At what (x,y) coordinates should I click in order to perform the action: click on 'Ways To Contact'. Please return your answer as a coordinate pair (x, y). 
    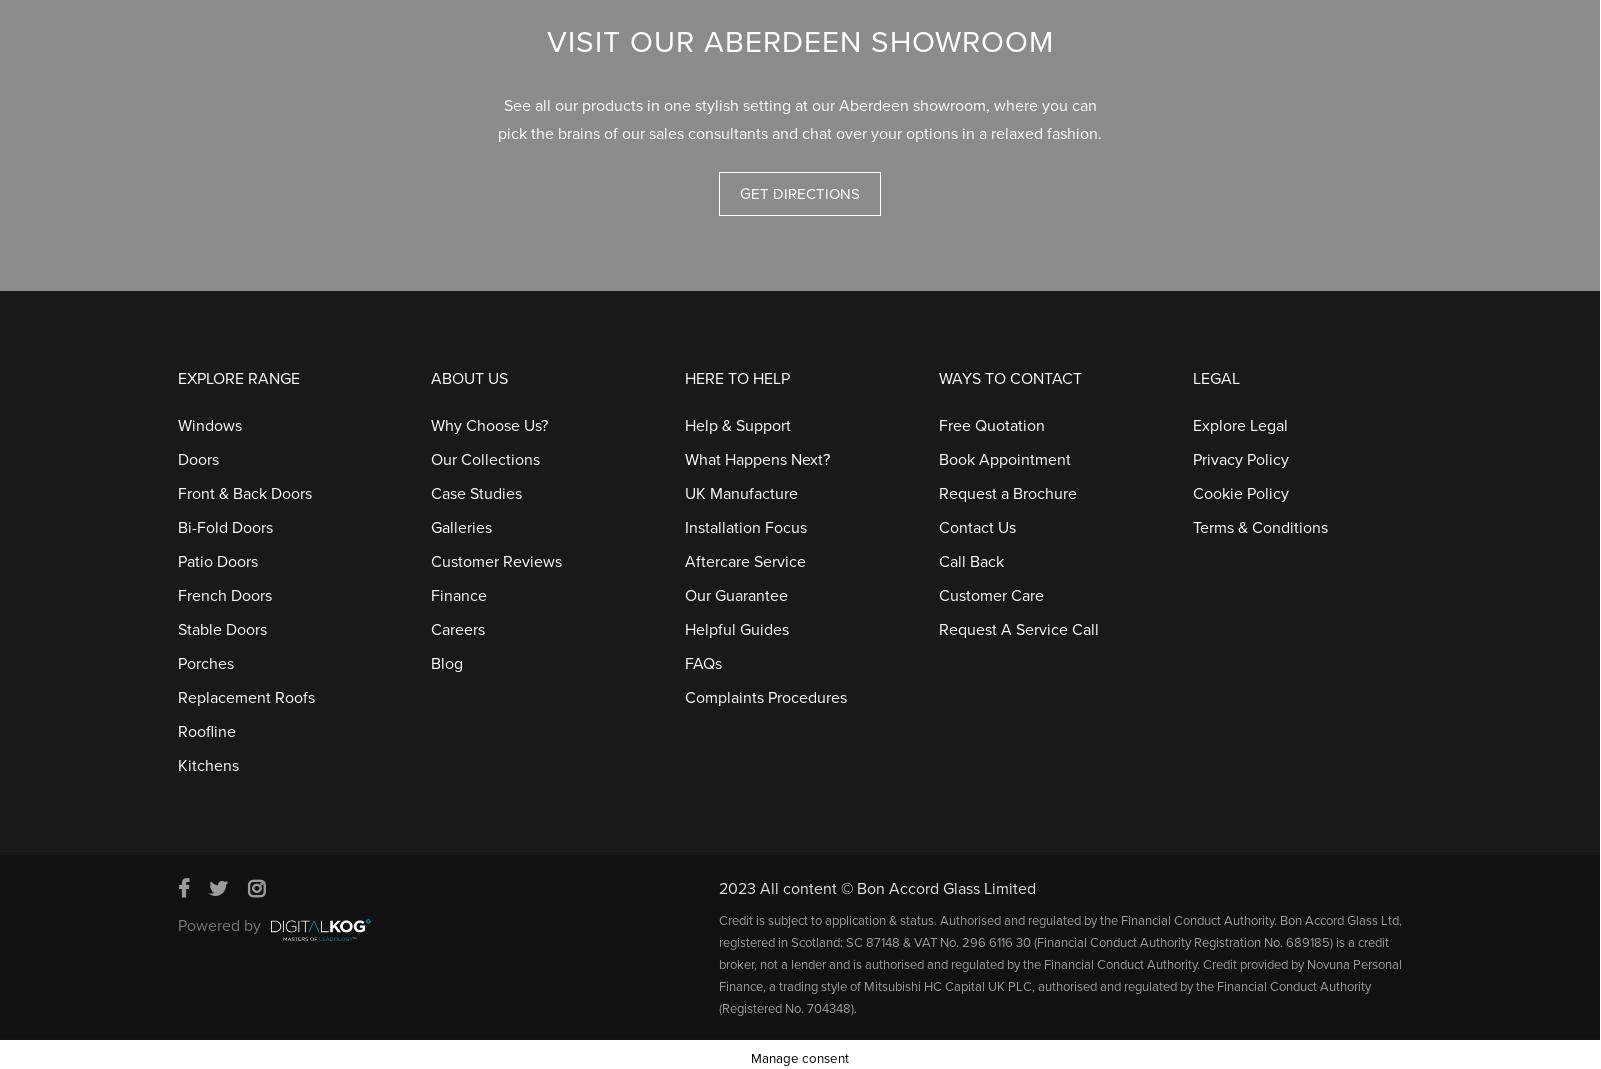
    Looking at the image, I should click on (1009, 369).